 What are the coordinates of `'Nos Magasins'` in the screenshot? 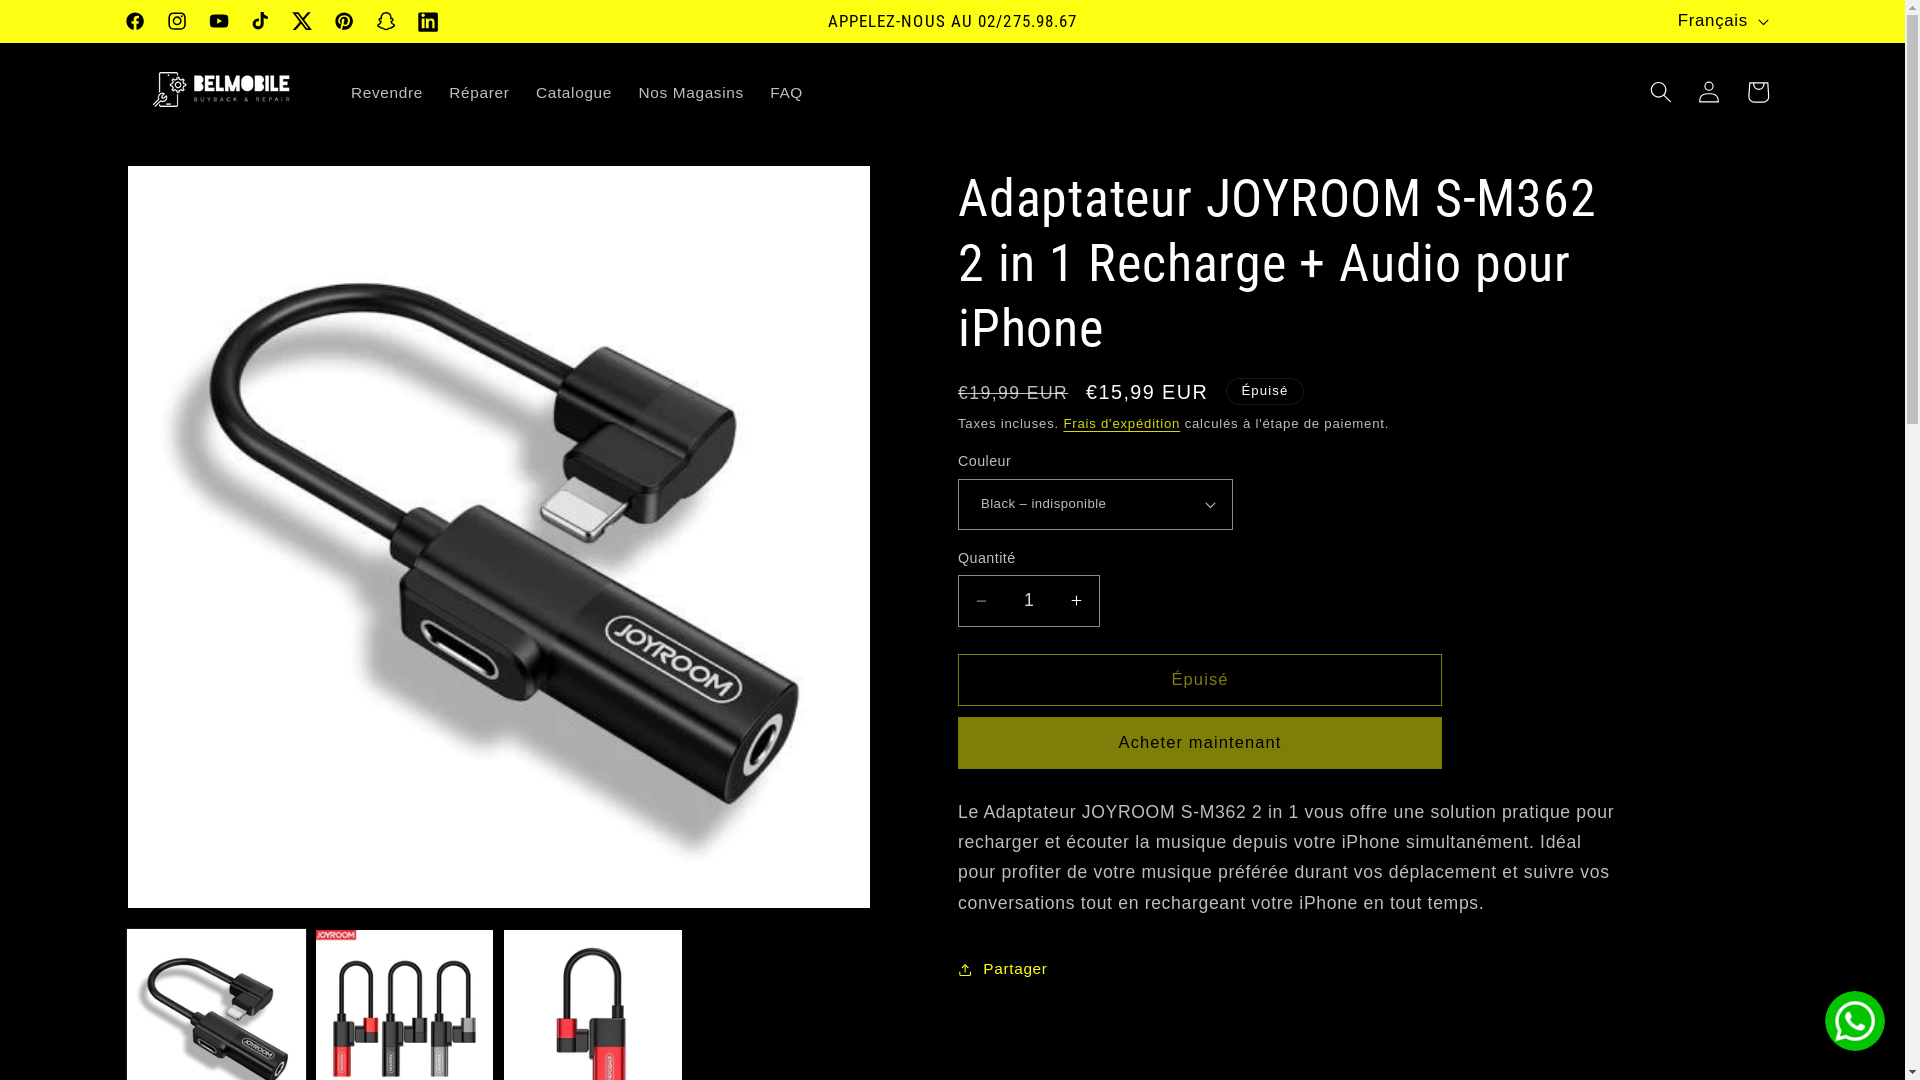 It's located at (691, 92).